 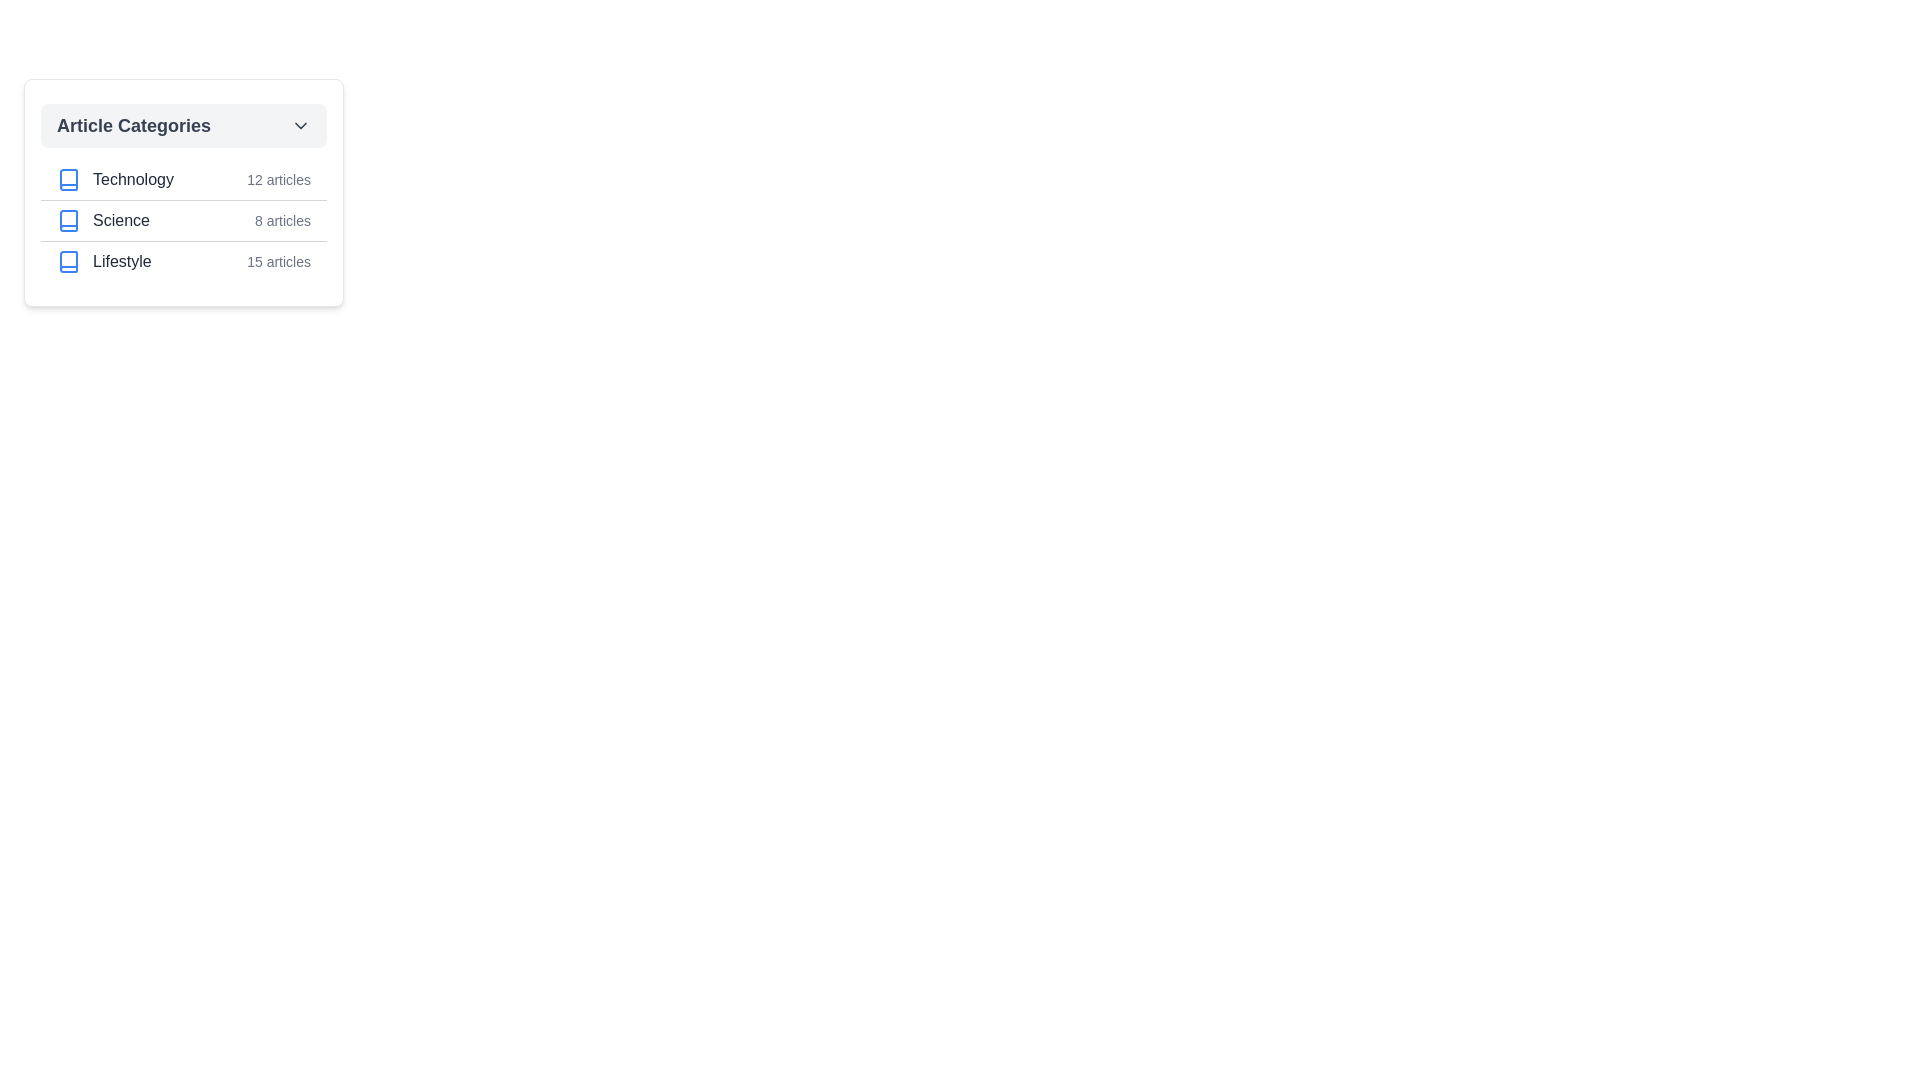 I want to click on the second list item representing the 'Science' category, which is positioned between 'Technology' and 'Lifestyle' in the vertical list of categories, so click(x=183, y=219).